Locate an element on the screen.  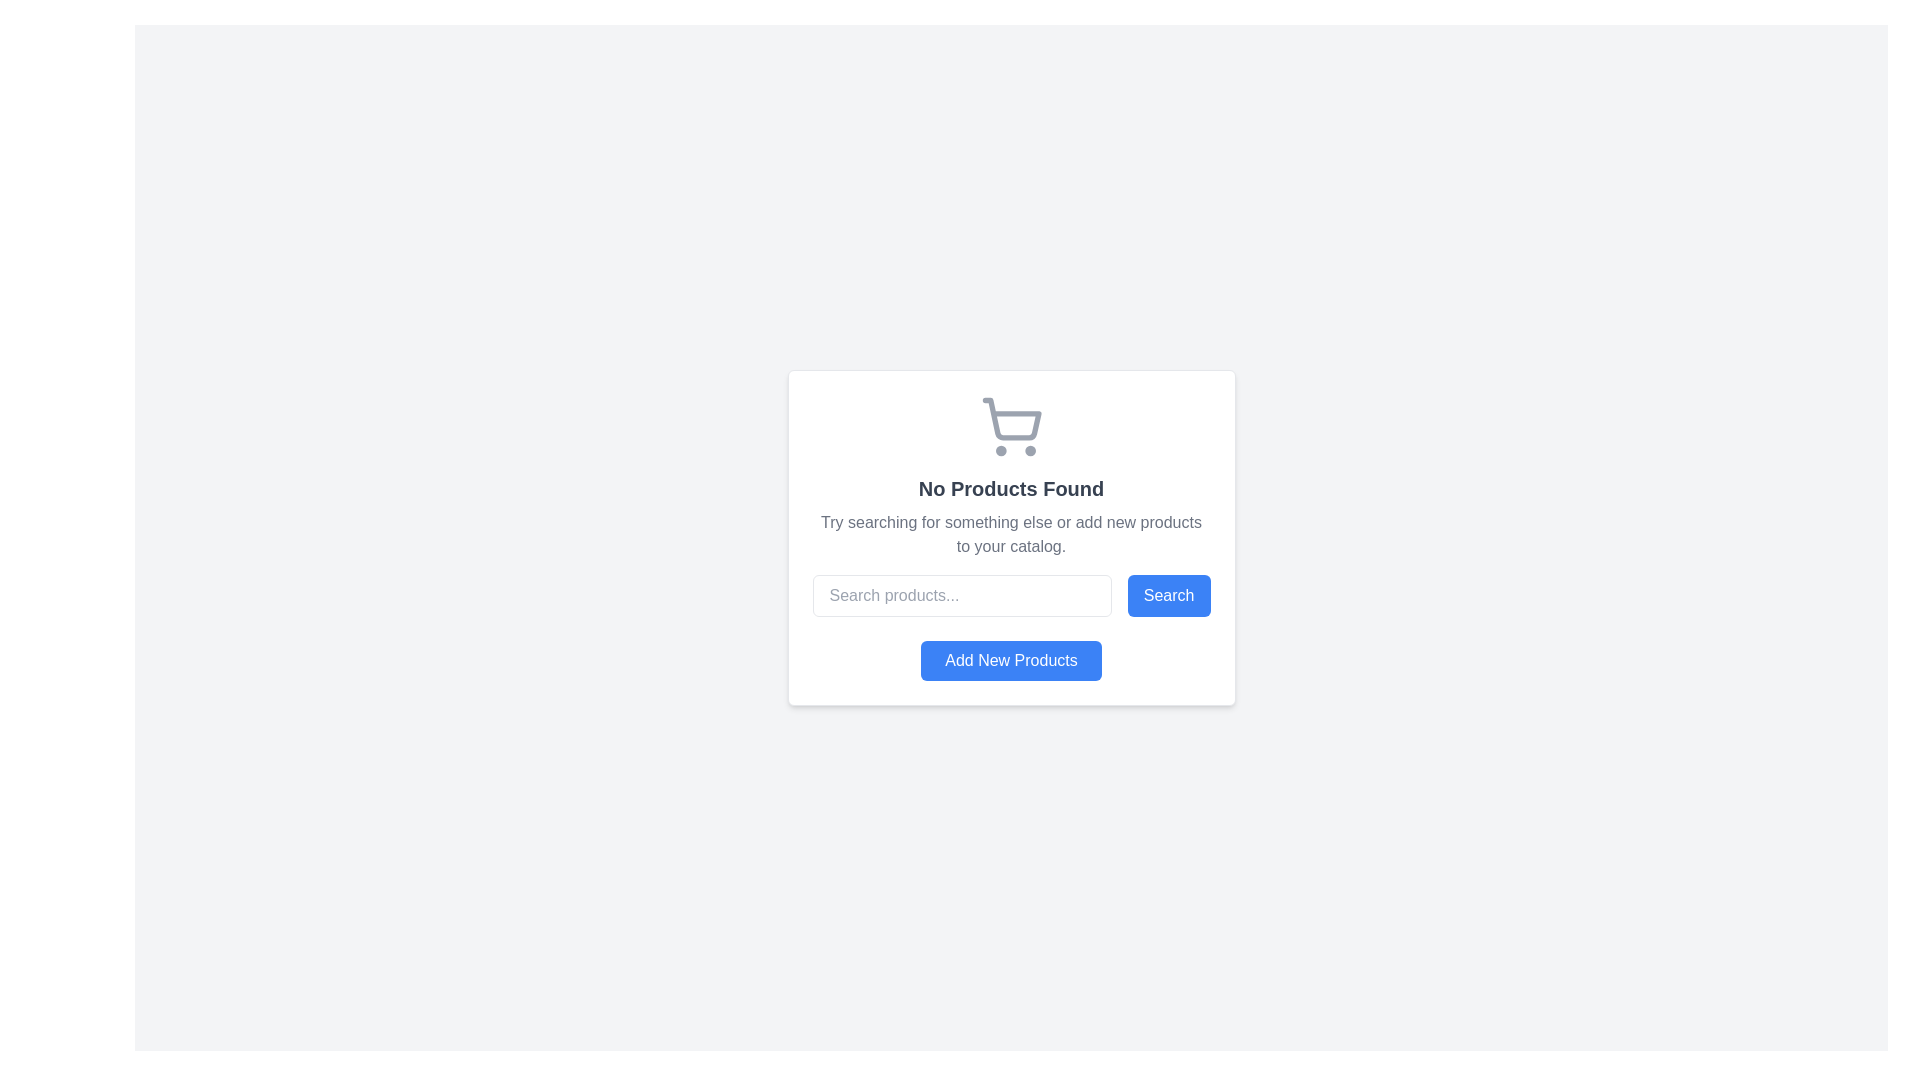
the non-interactive text label located beneath the header 'No Products Found' and above the search input field within the central modal is located at coordinates (1011, 534).